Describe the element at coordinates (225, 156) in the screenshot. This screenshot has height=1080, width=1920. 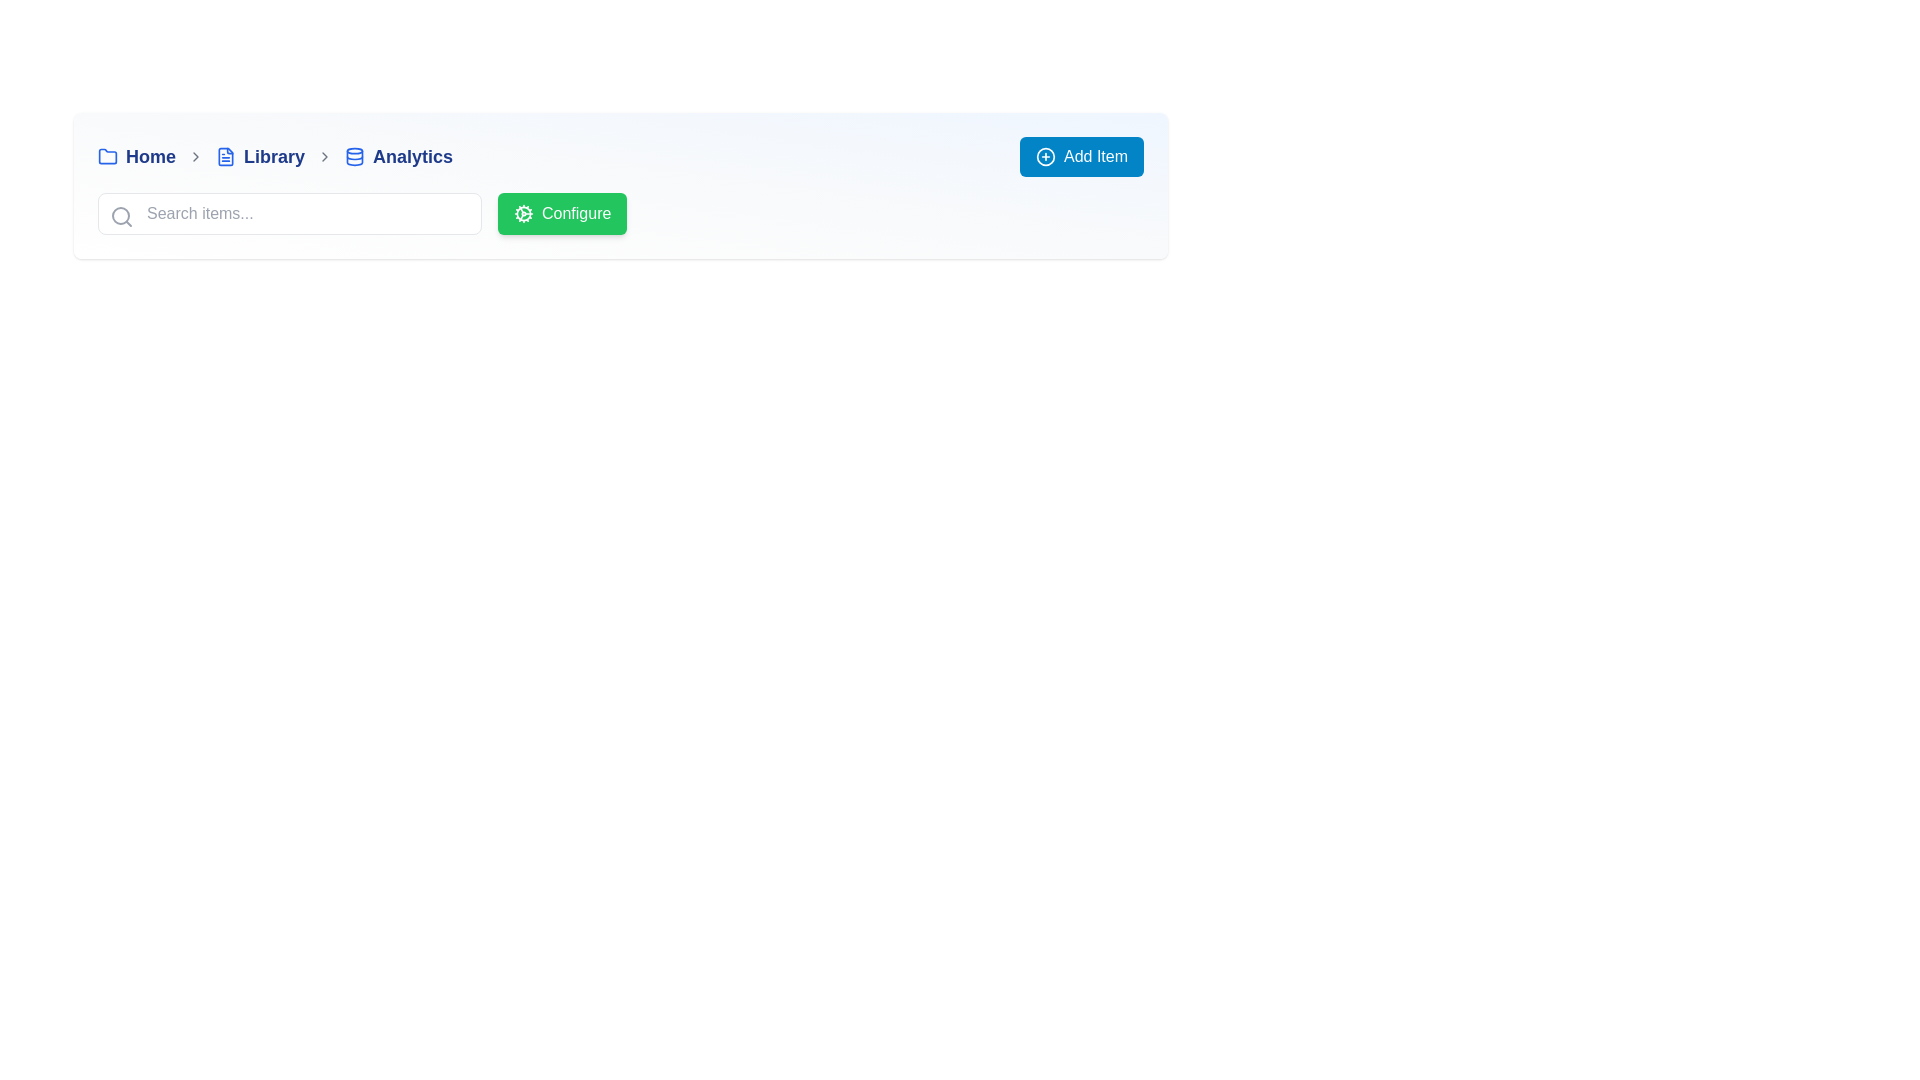
I see `the blue document icon with lines of text located in the navigation bar, adjacent to the word 'Library'` at that location.